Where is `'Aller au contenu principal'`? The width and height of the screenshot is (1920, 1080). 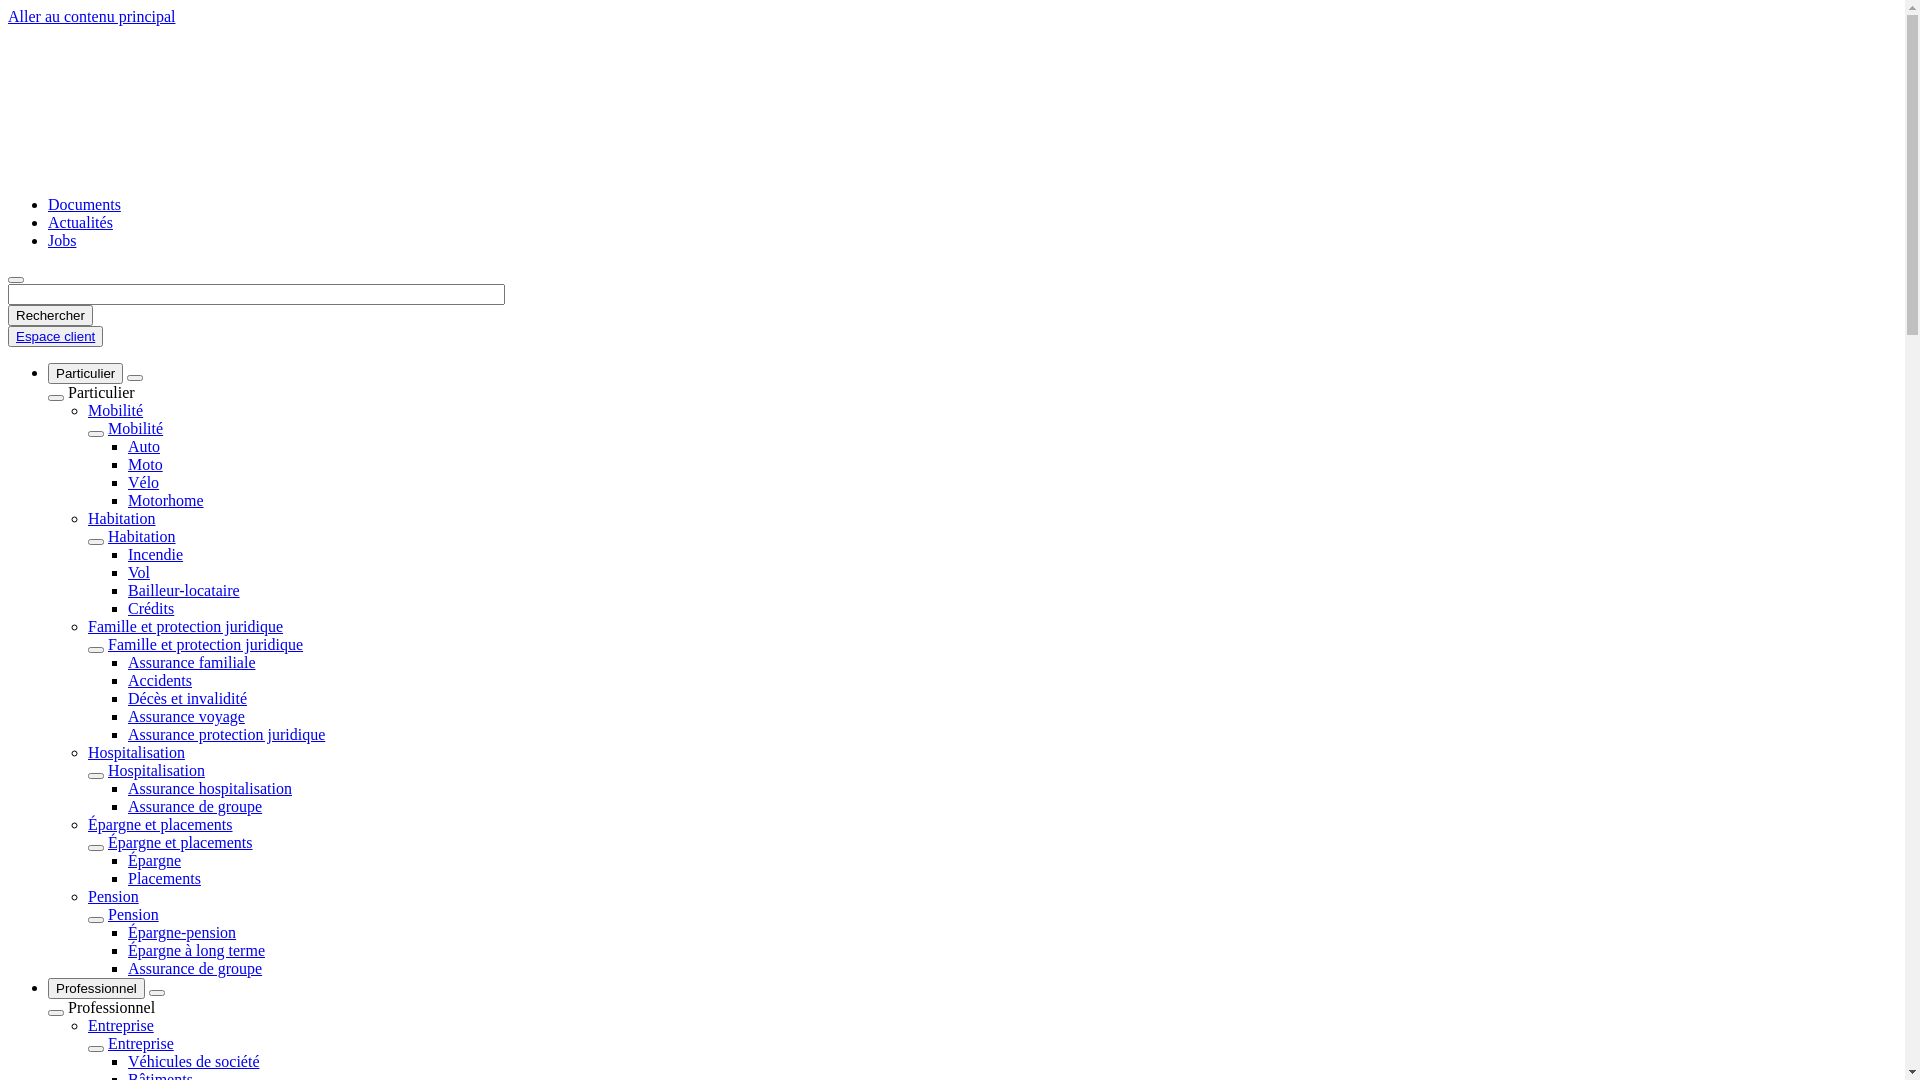
'Aller au contenu principal' is located at coordinates (90, 16).